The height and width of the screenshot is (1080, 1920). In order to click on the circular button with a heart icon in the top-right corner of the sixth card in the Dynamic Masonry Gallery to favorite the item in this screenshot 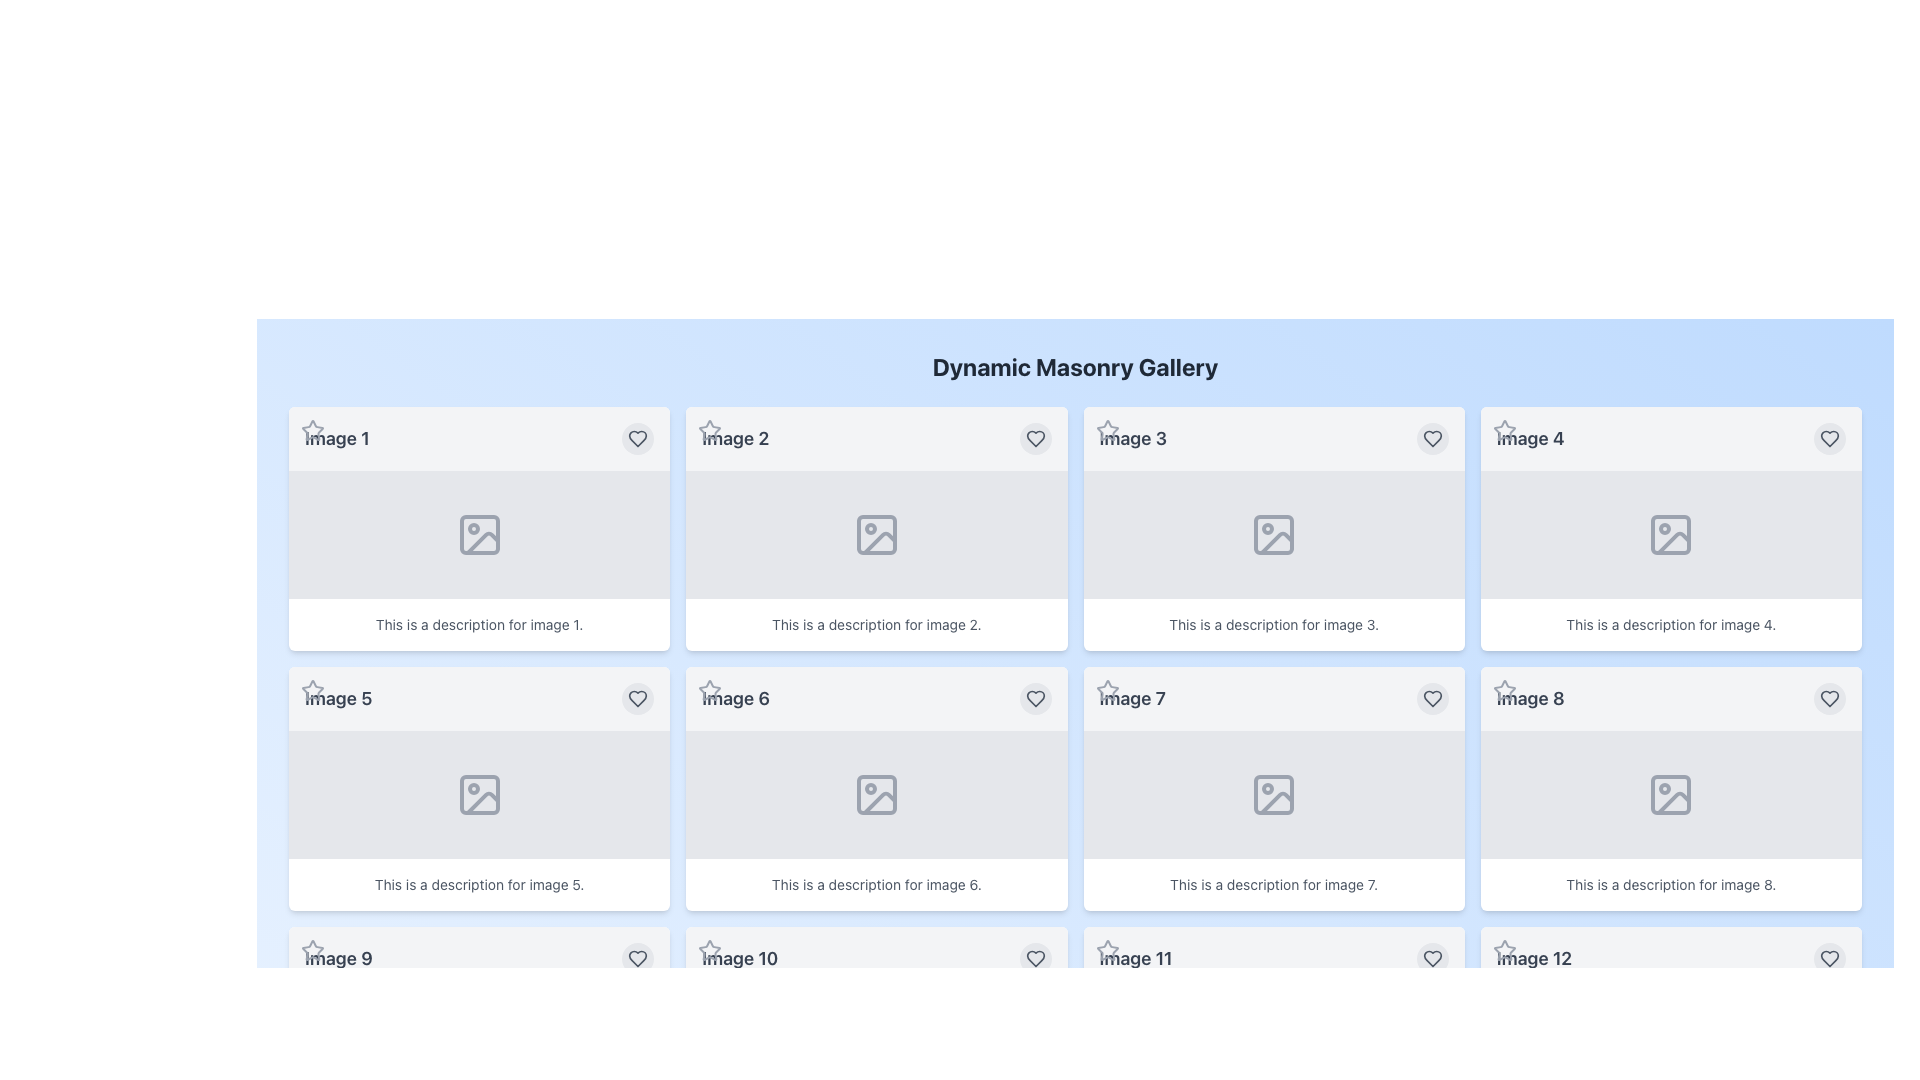, I will do `click(1035, 697)`.